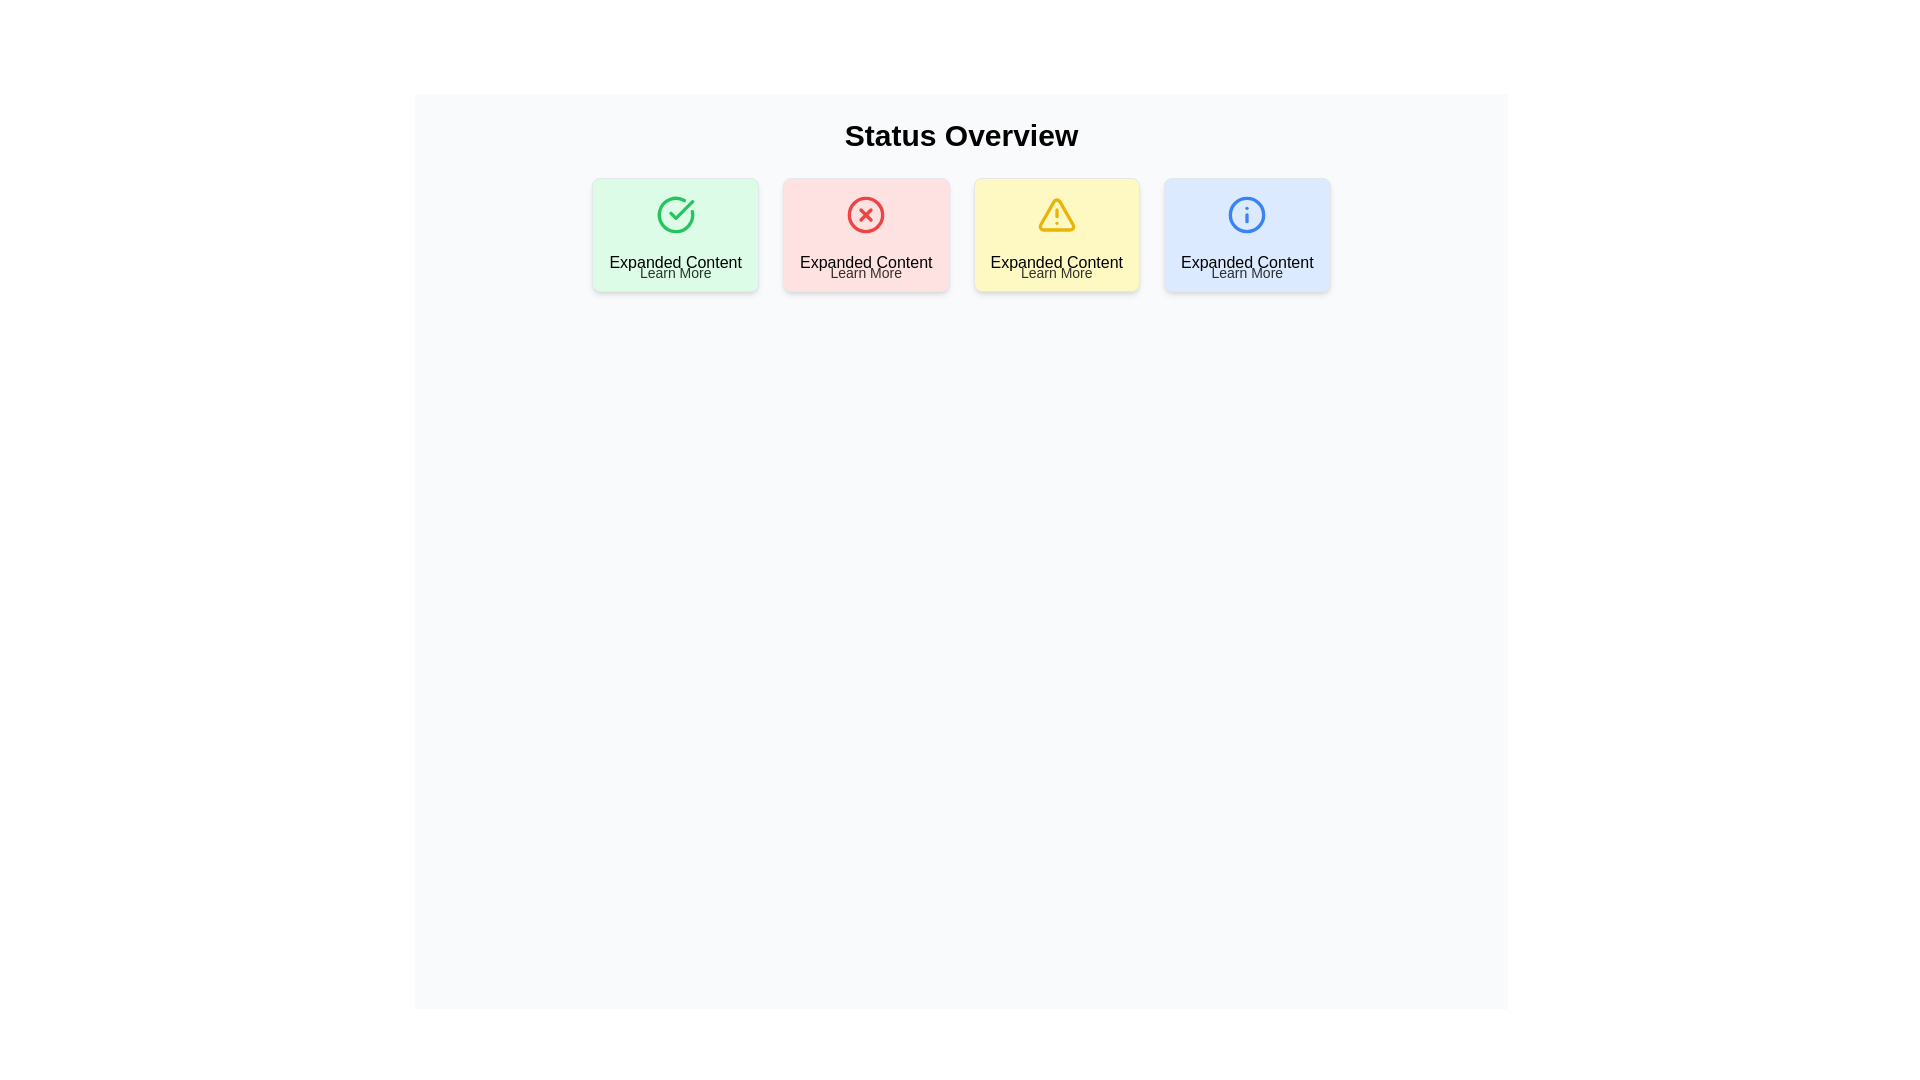 Image resolution: width=1920 pixels, height=1080 pixels. I want to click on text label located in the first card of the 'Status Overview' section, positioned above the 'Learn More' link and below a green checkmark icon, so click(675, 261).